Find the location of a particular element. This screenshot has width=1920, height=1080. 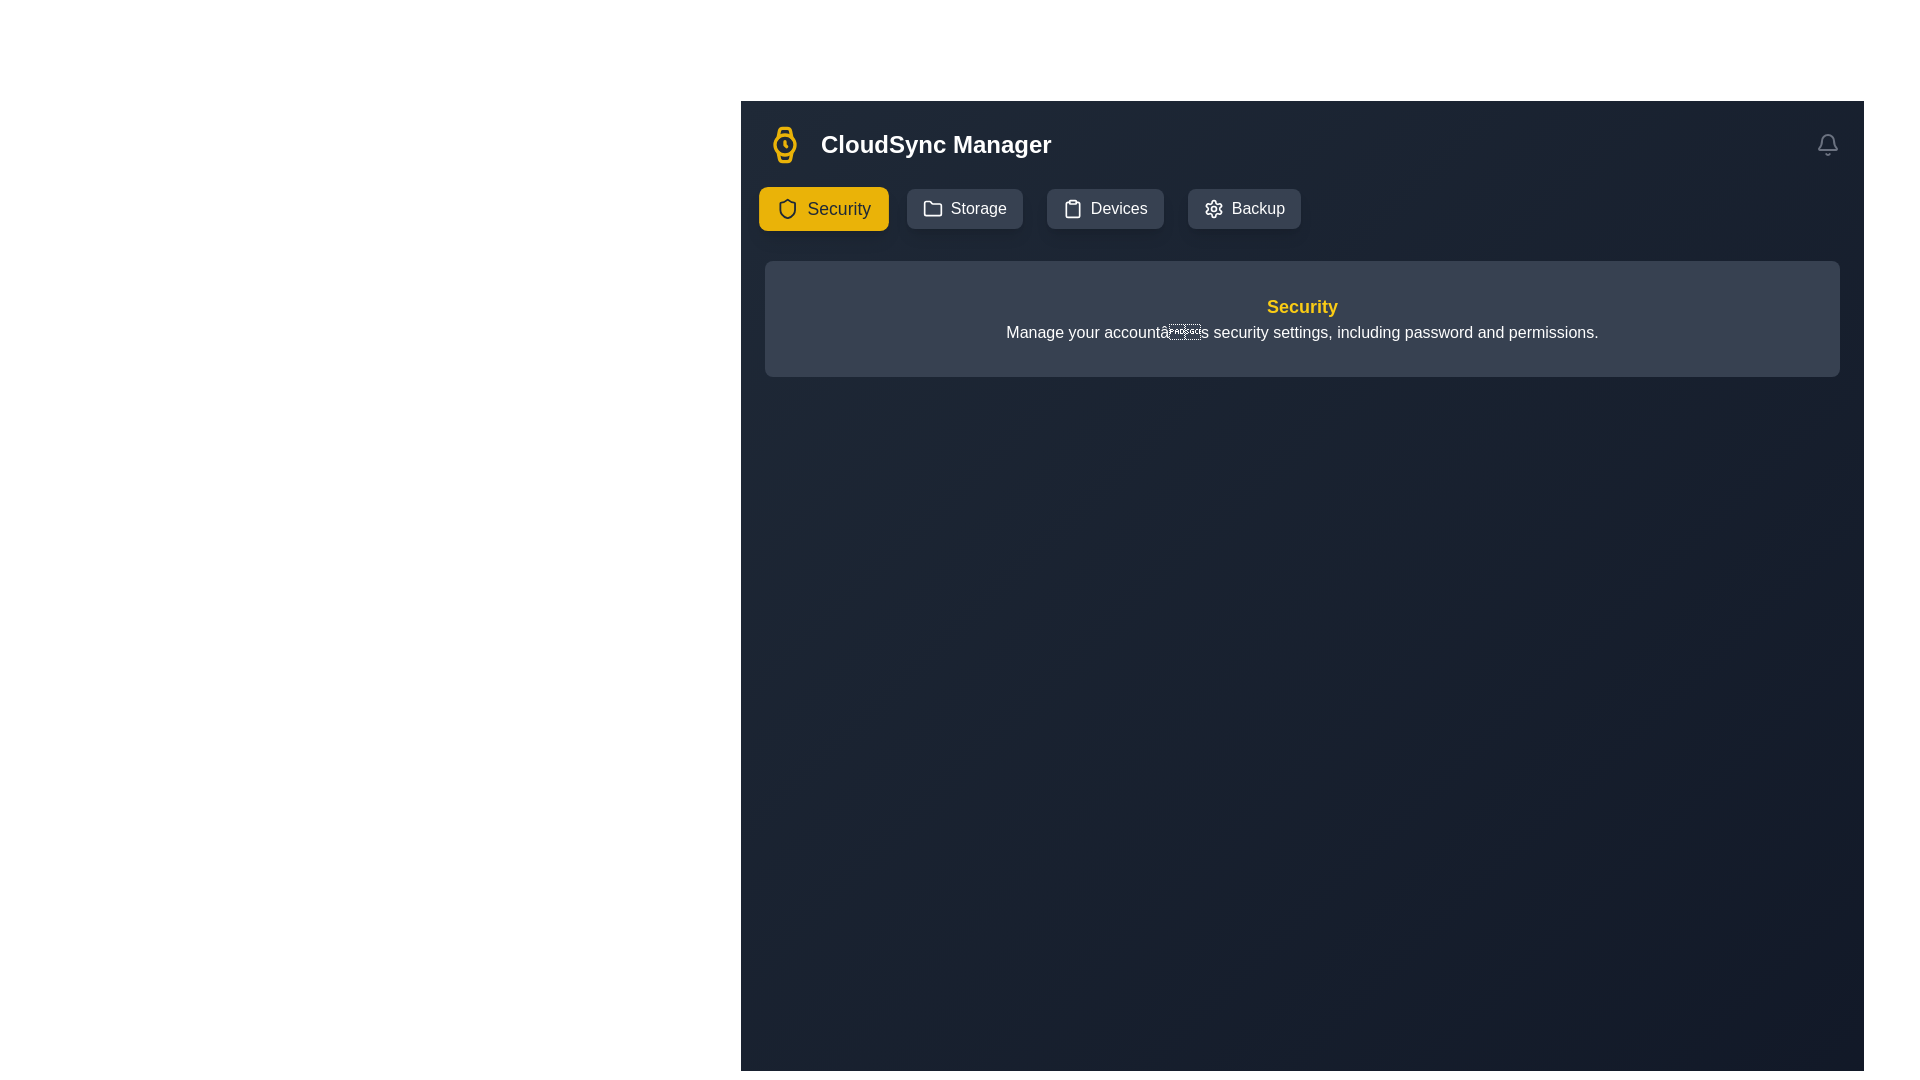

the 'Storage' button, which has a dark gray background, white text, and a folder icon is located at coordinates (964, 208).